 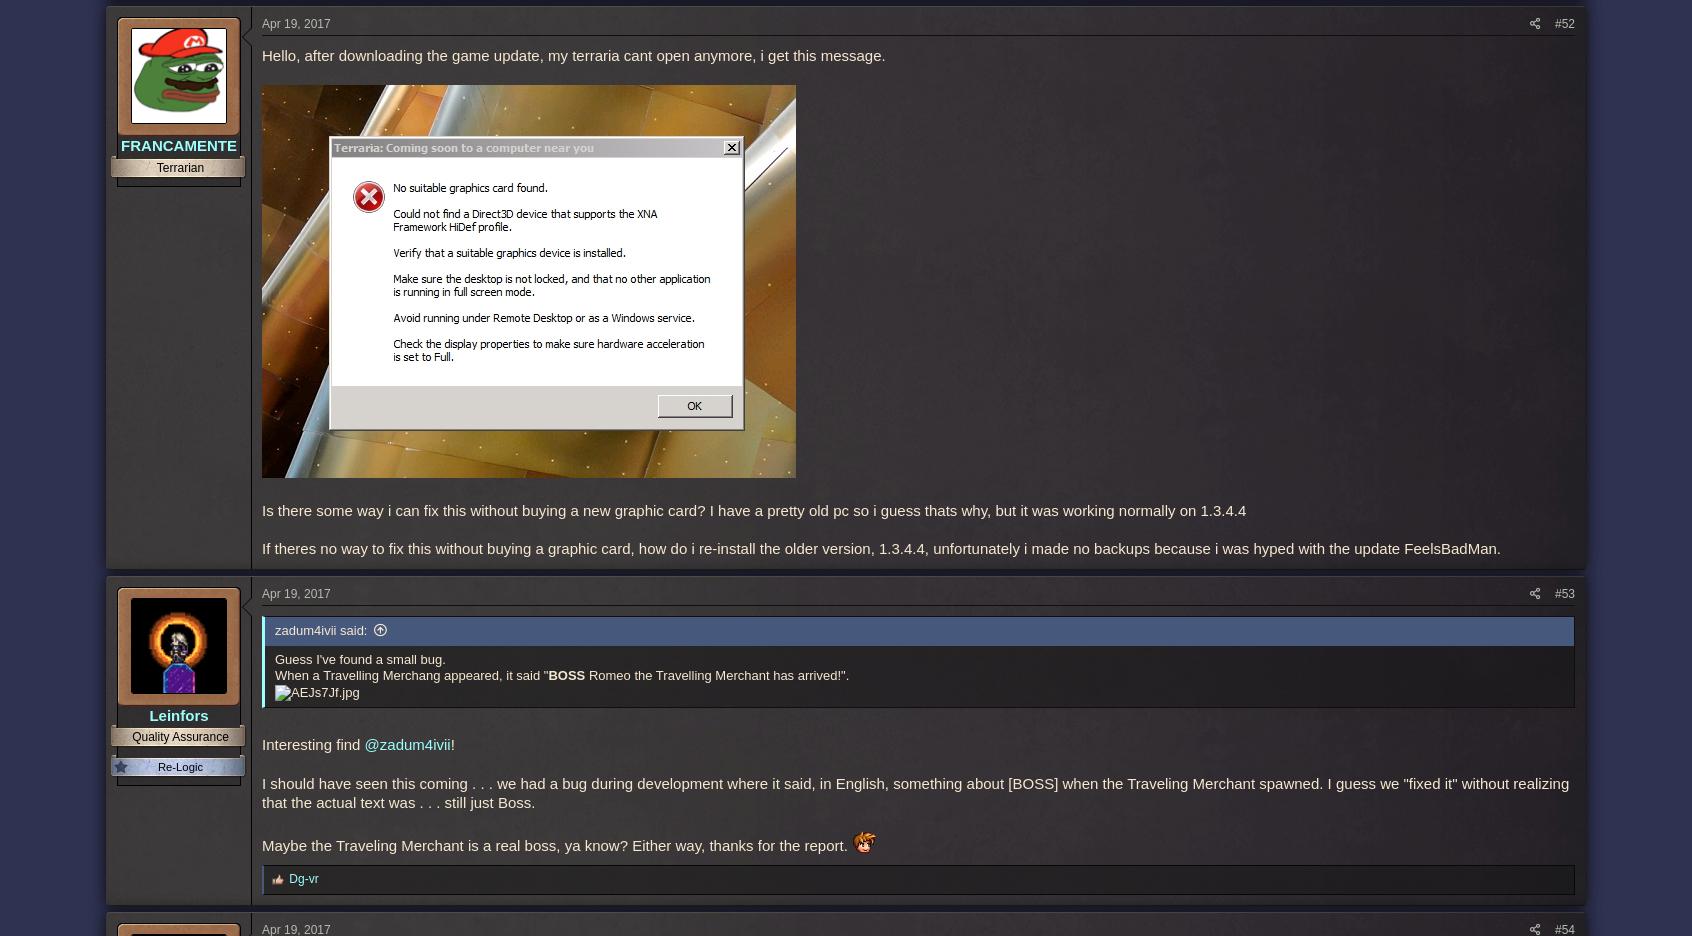 What do you see at coordinates (312, 744) in the screenshot?
I see `'Interesting find'` at bounding box center [312, 744].